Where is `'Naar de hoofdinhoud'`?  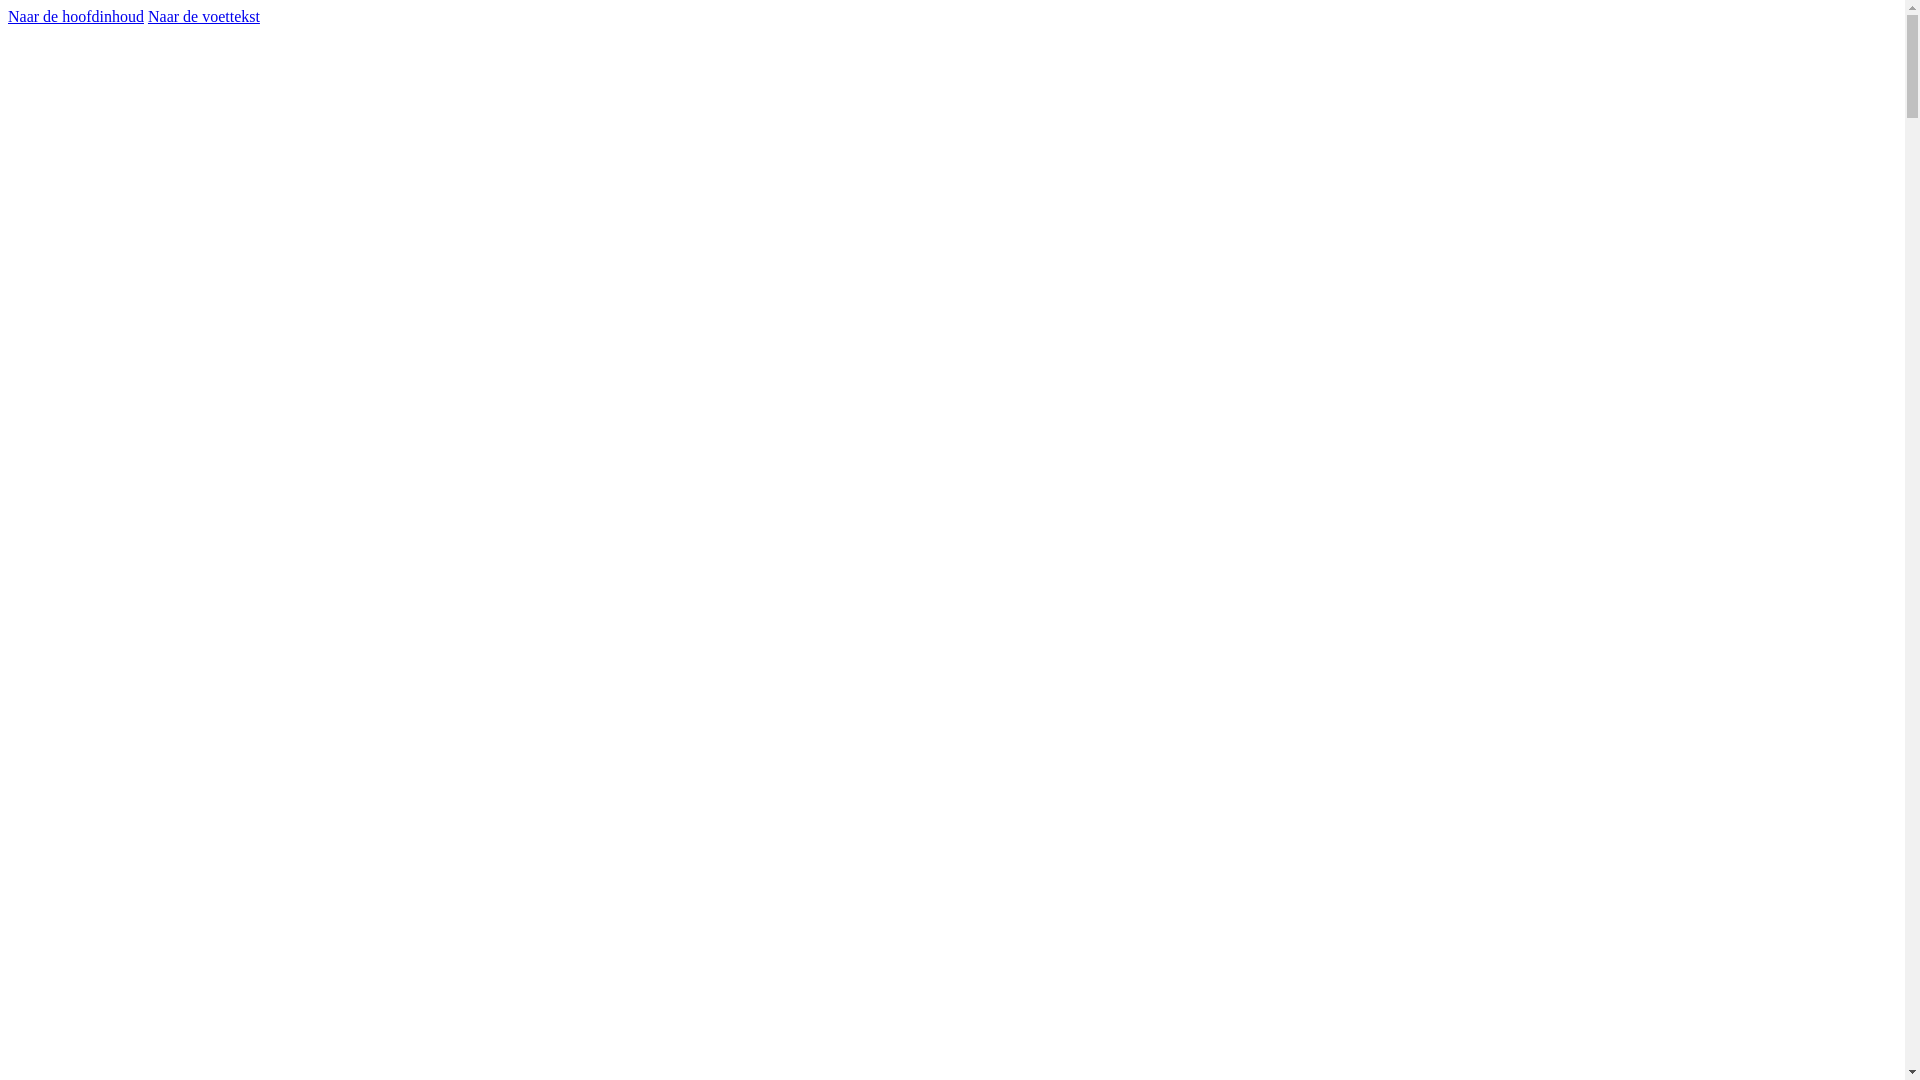 'Naar de hoofdinhoud' is located at coordinates (8, 16).